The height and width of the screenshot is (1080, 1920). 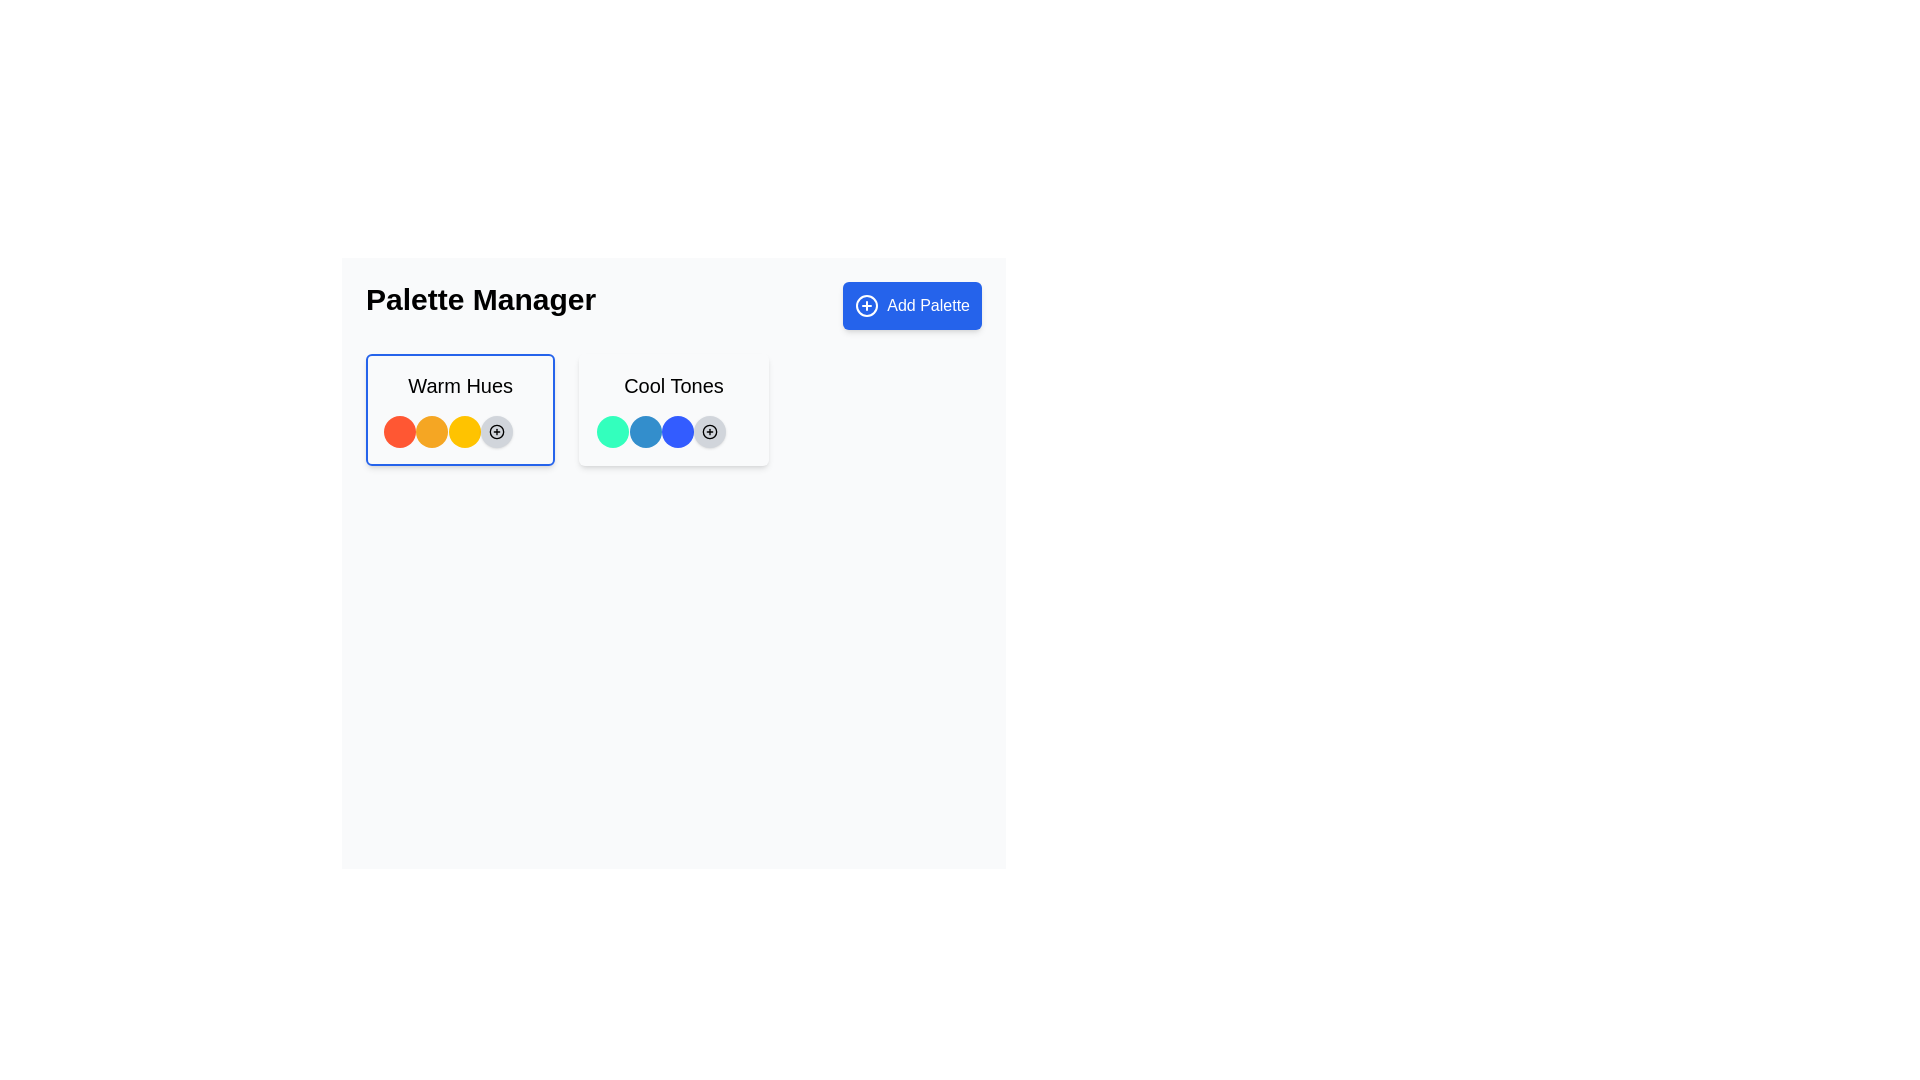 What do you see at coordinates (480, 305) in the screenshot?
I see `the 'Palette Manager' text label` at bounding box center [480, 305].